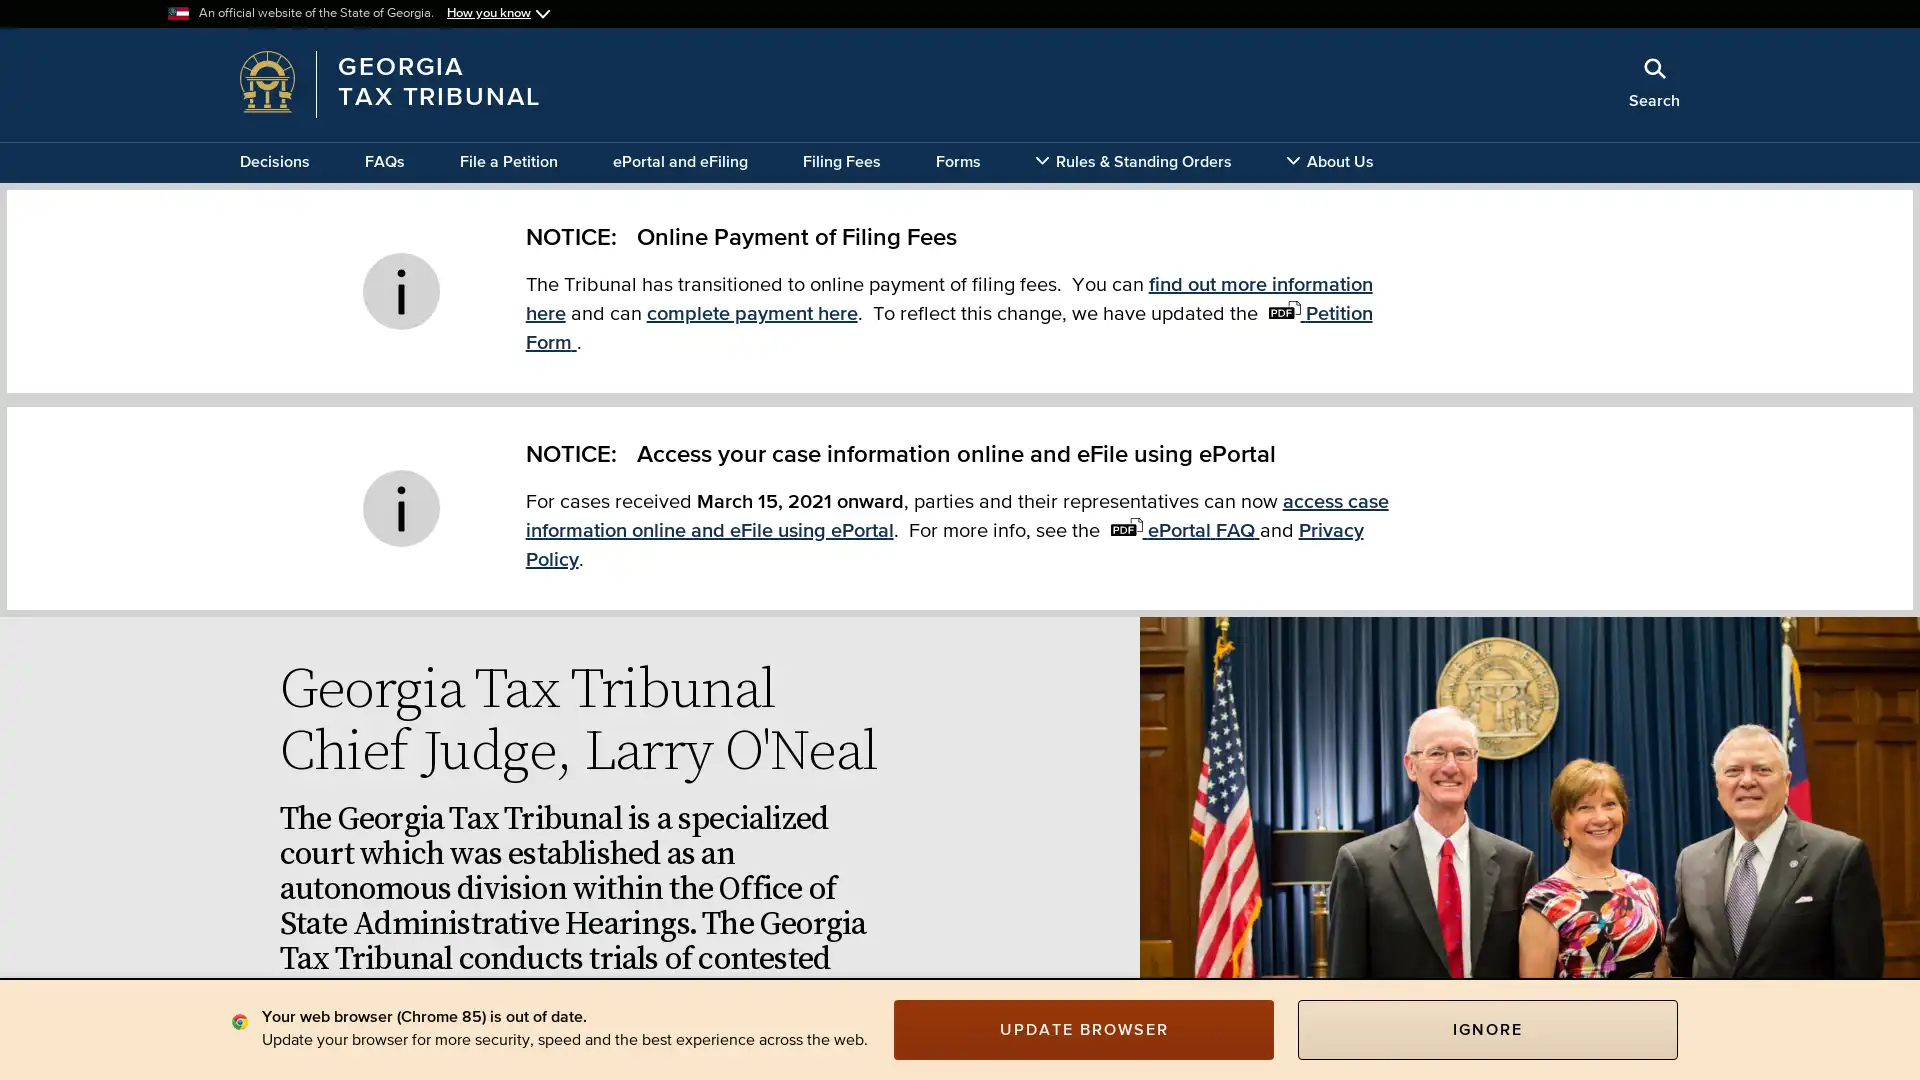  Describe the element at coordinates (1654, 85) in the screenshot. I see `Search` at that location.